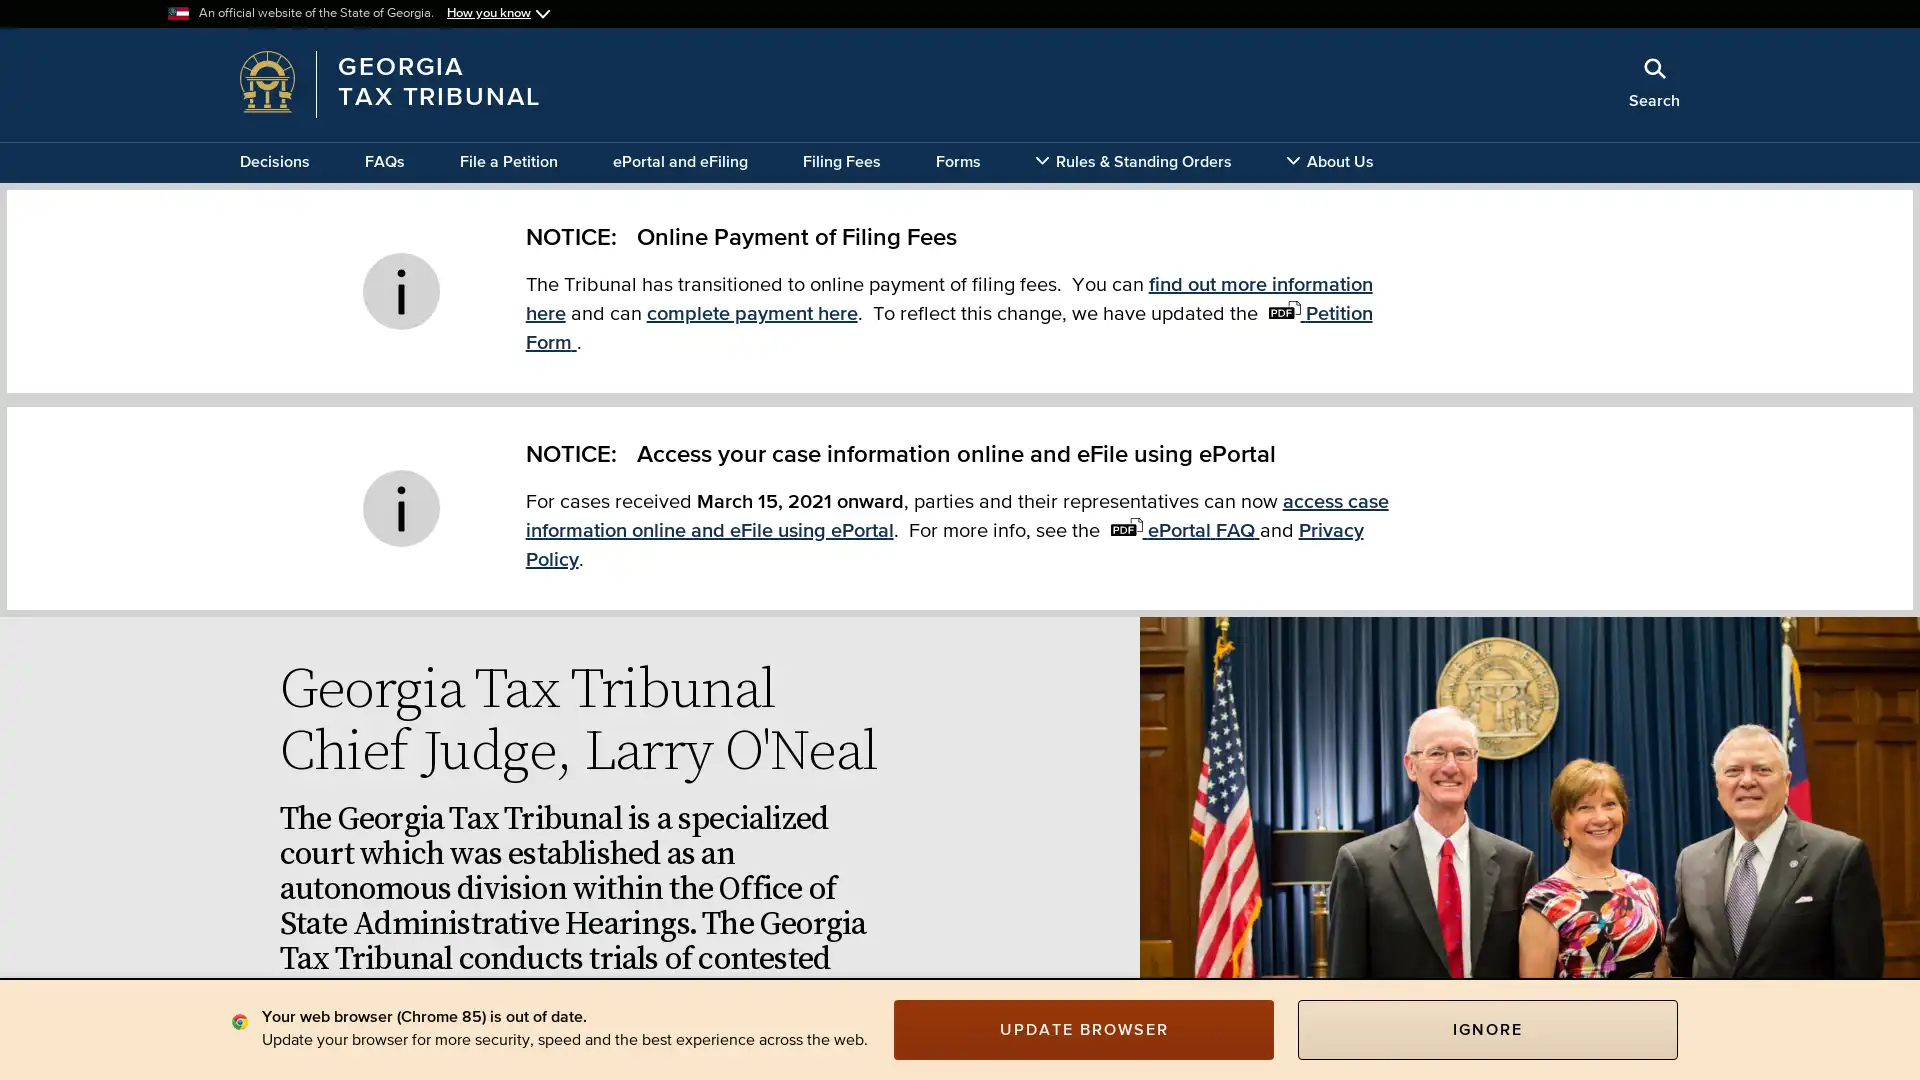  Describe the element at coordinates (1654, 85) in the screenshot. I see `Search` at that location.